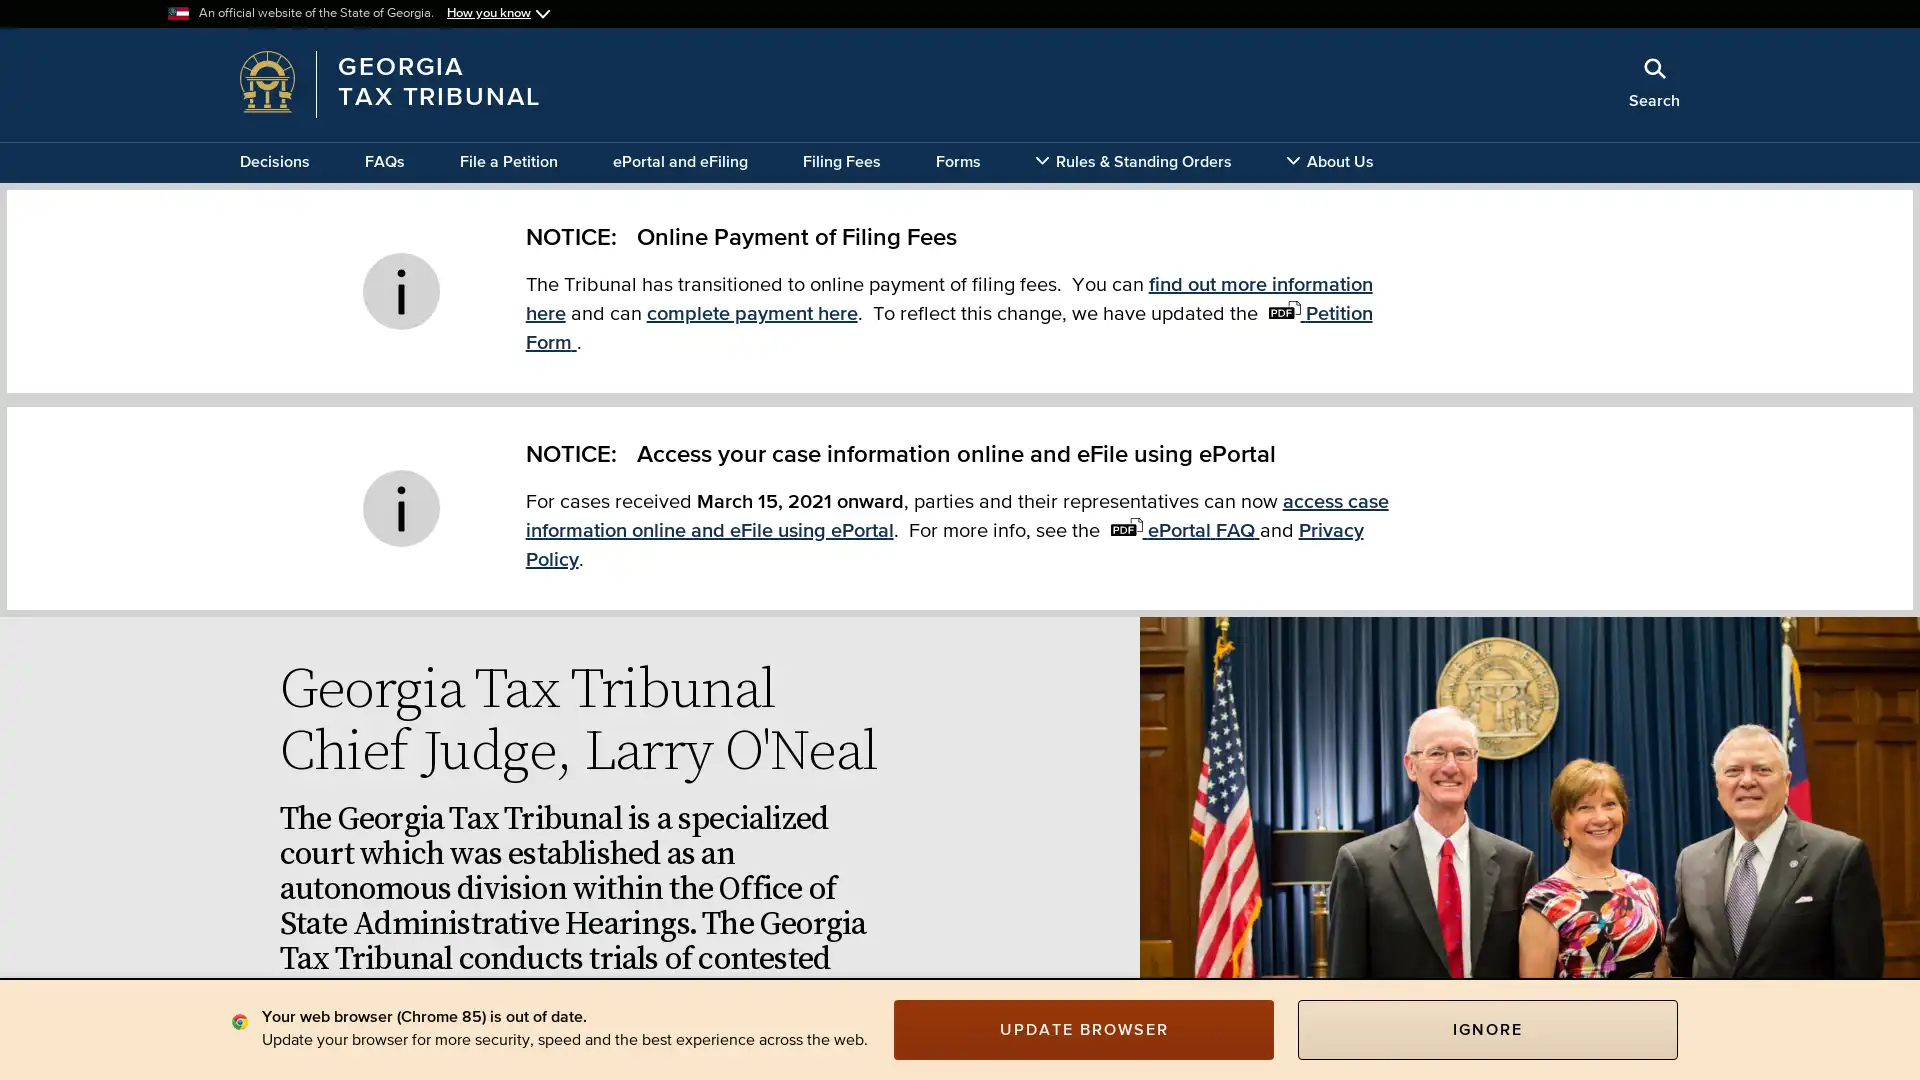  Describe the element at coordinates (1654, 85) in the screenshot. I see `Search` at that location.